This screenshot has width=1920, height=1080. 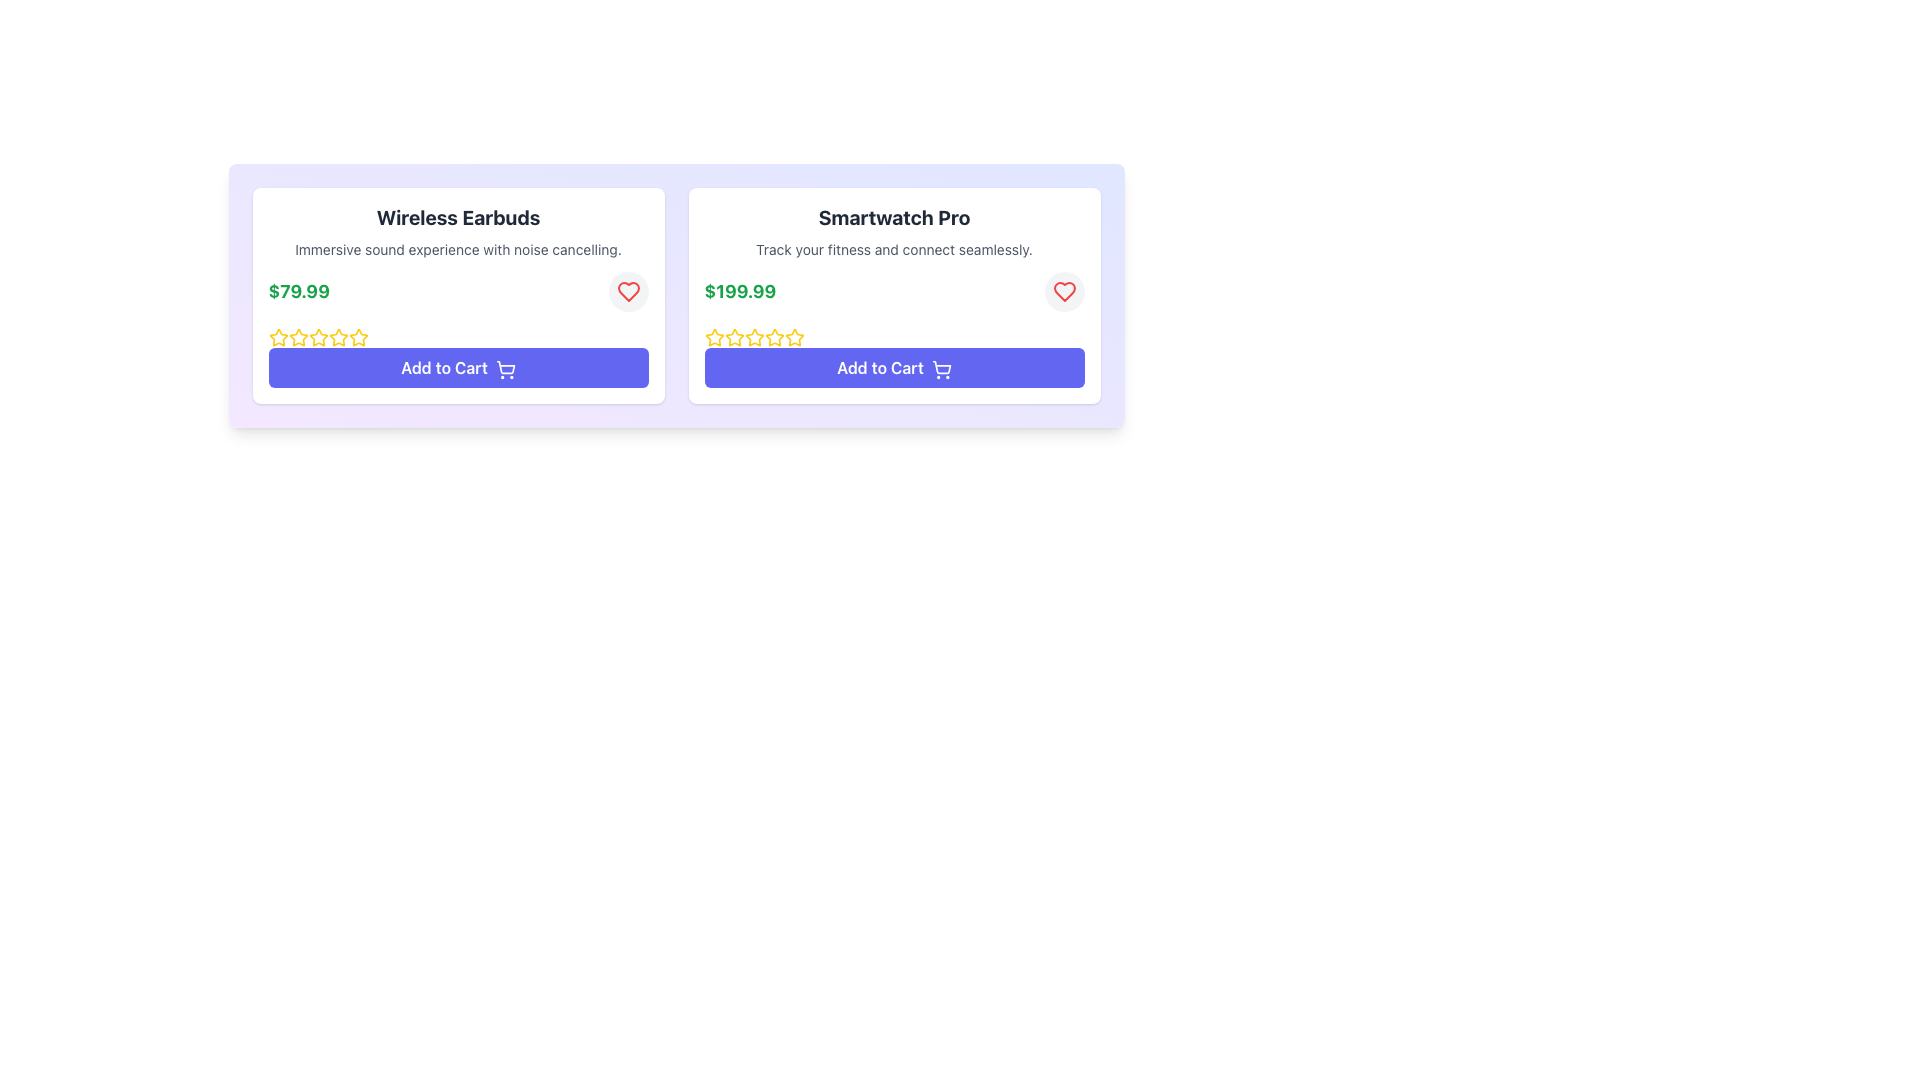 I want to click on the fourth star-shaped icon in the rating system for the 'Wireless Earbuds' located below the pricing details, so click(x=317, y=337).